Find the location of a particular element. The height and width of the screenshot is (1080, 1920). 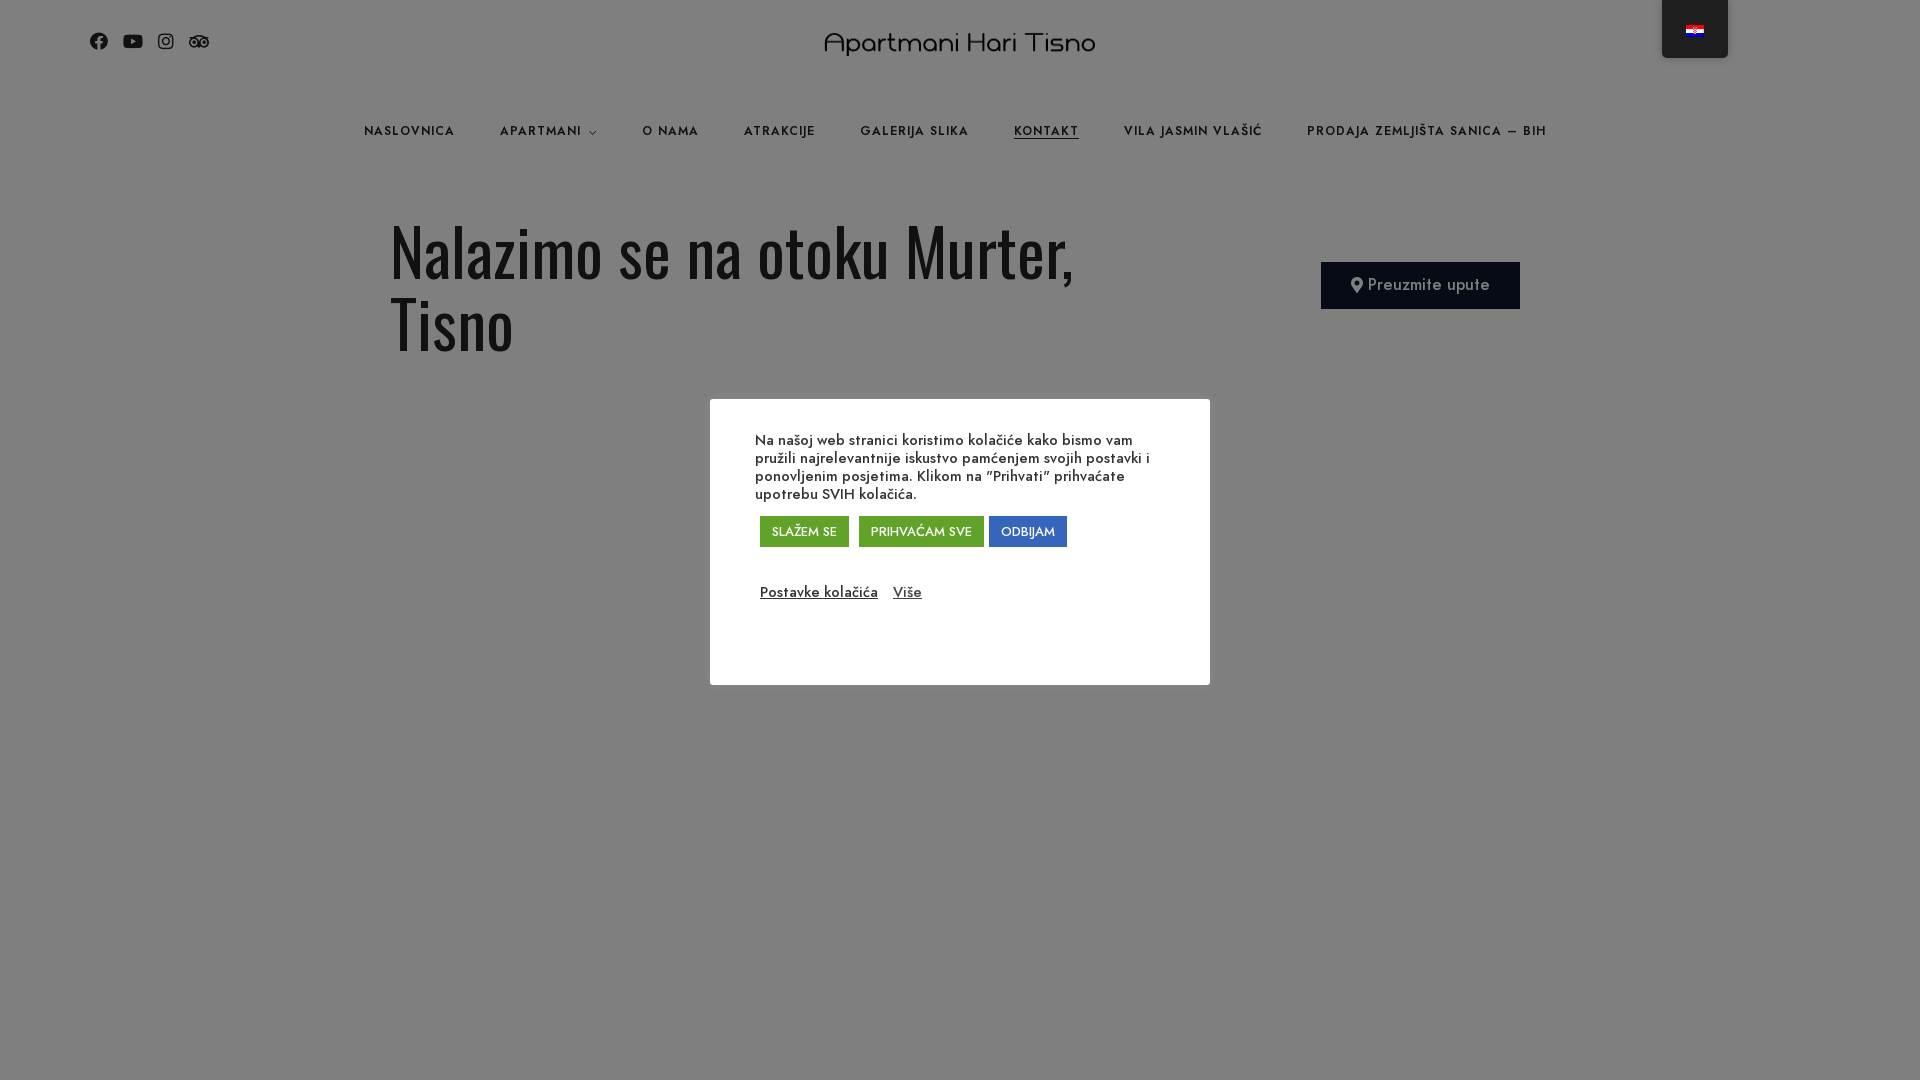

'GALERIJA SLIKA' is located at coordinates (913, 131).